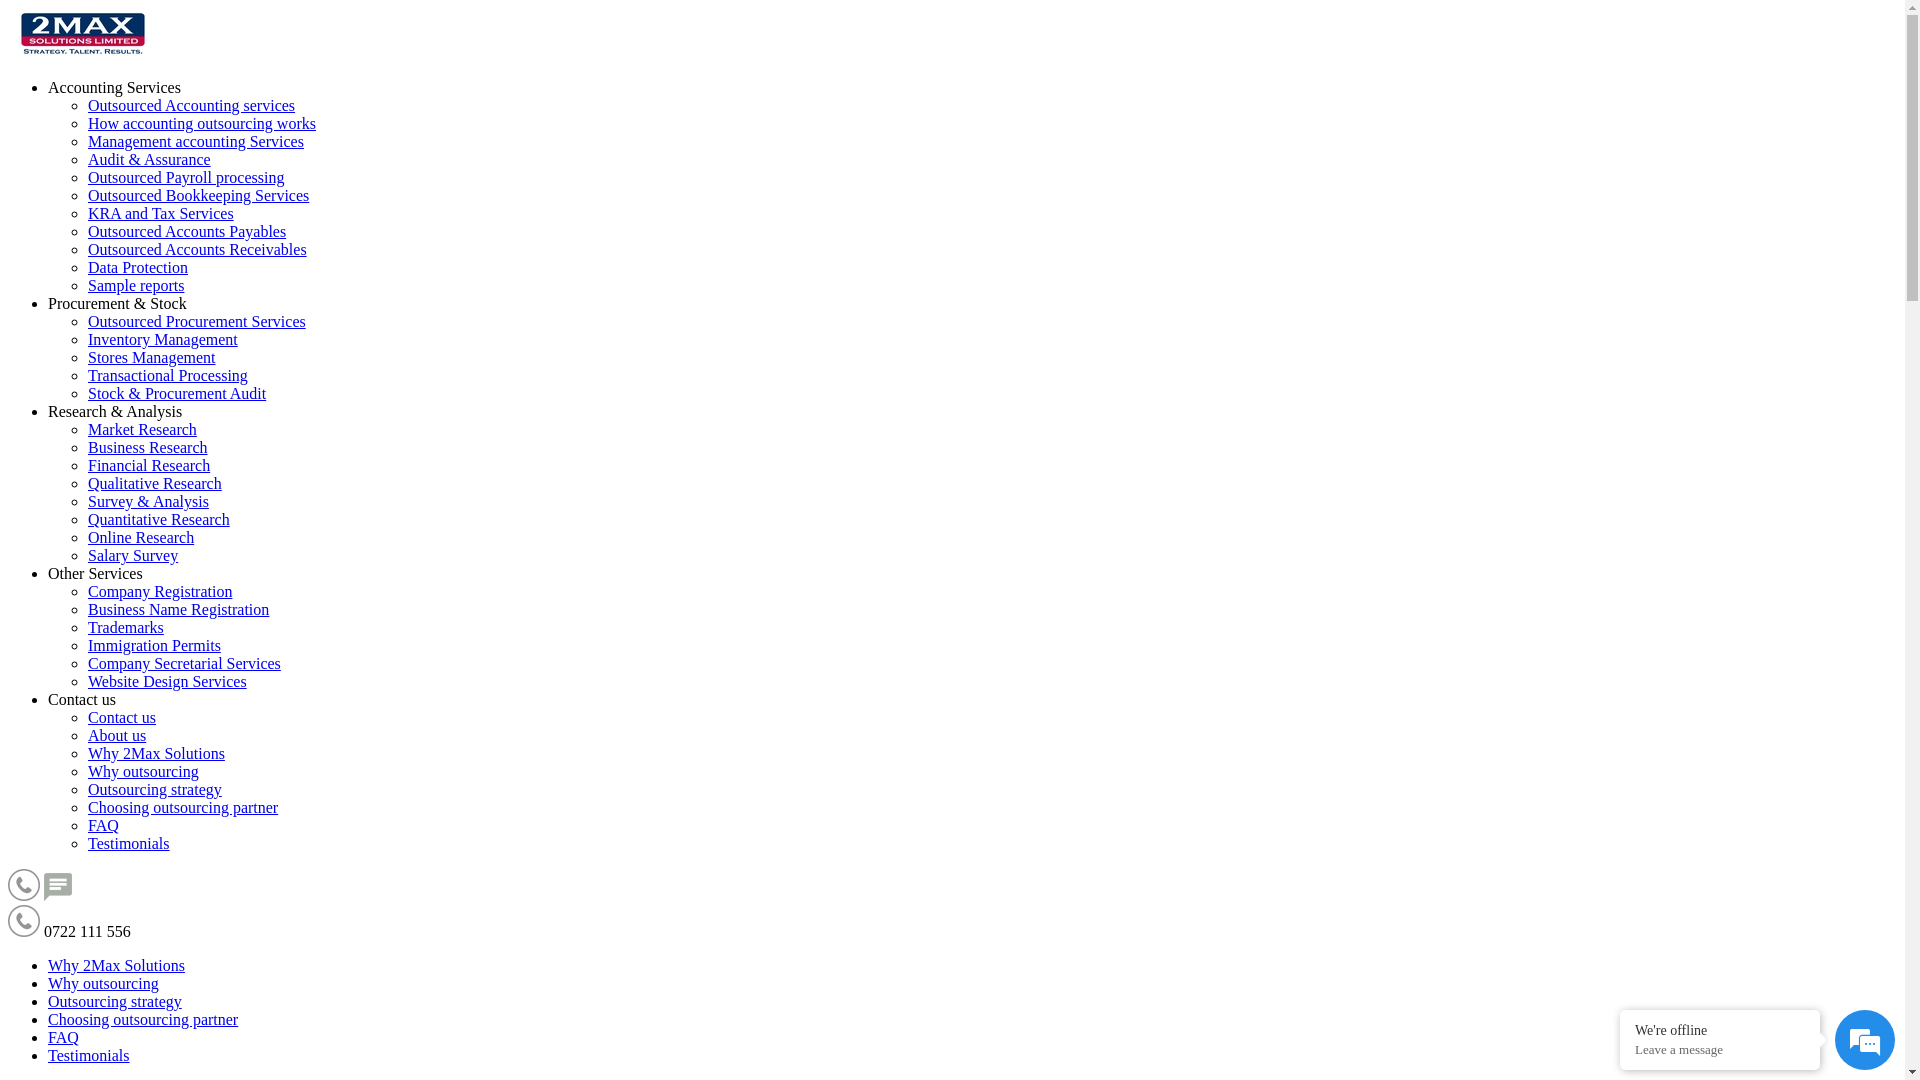  Describe the element at coordinates (177, 393) in the screenshot. I see `'Stock & Procurement Audit'` at that location.